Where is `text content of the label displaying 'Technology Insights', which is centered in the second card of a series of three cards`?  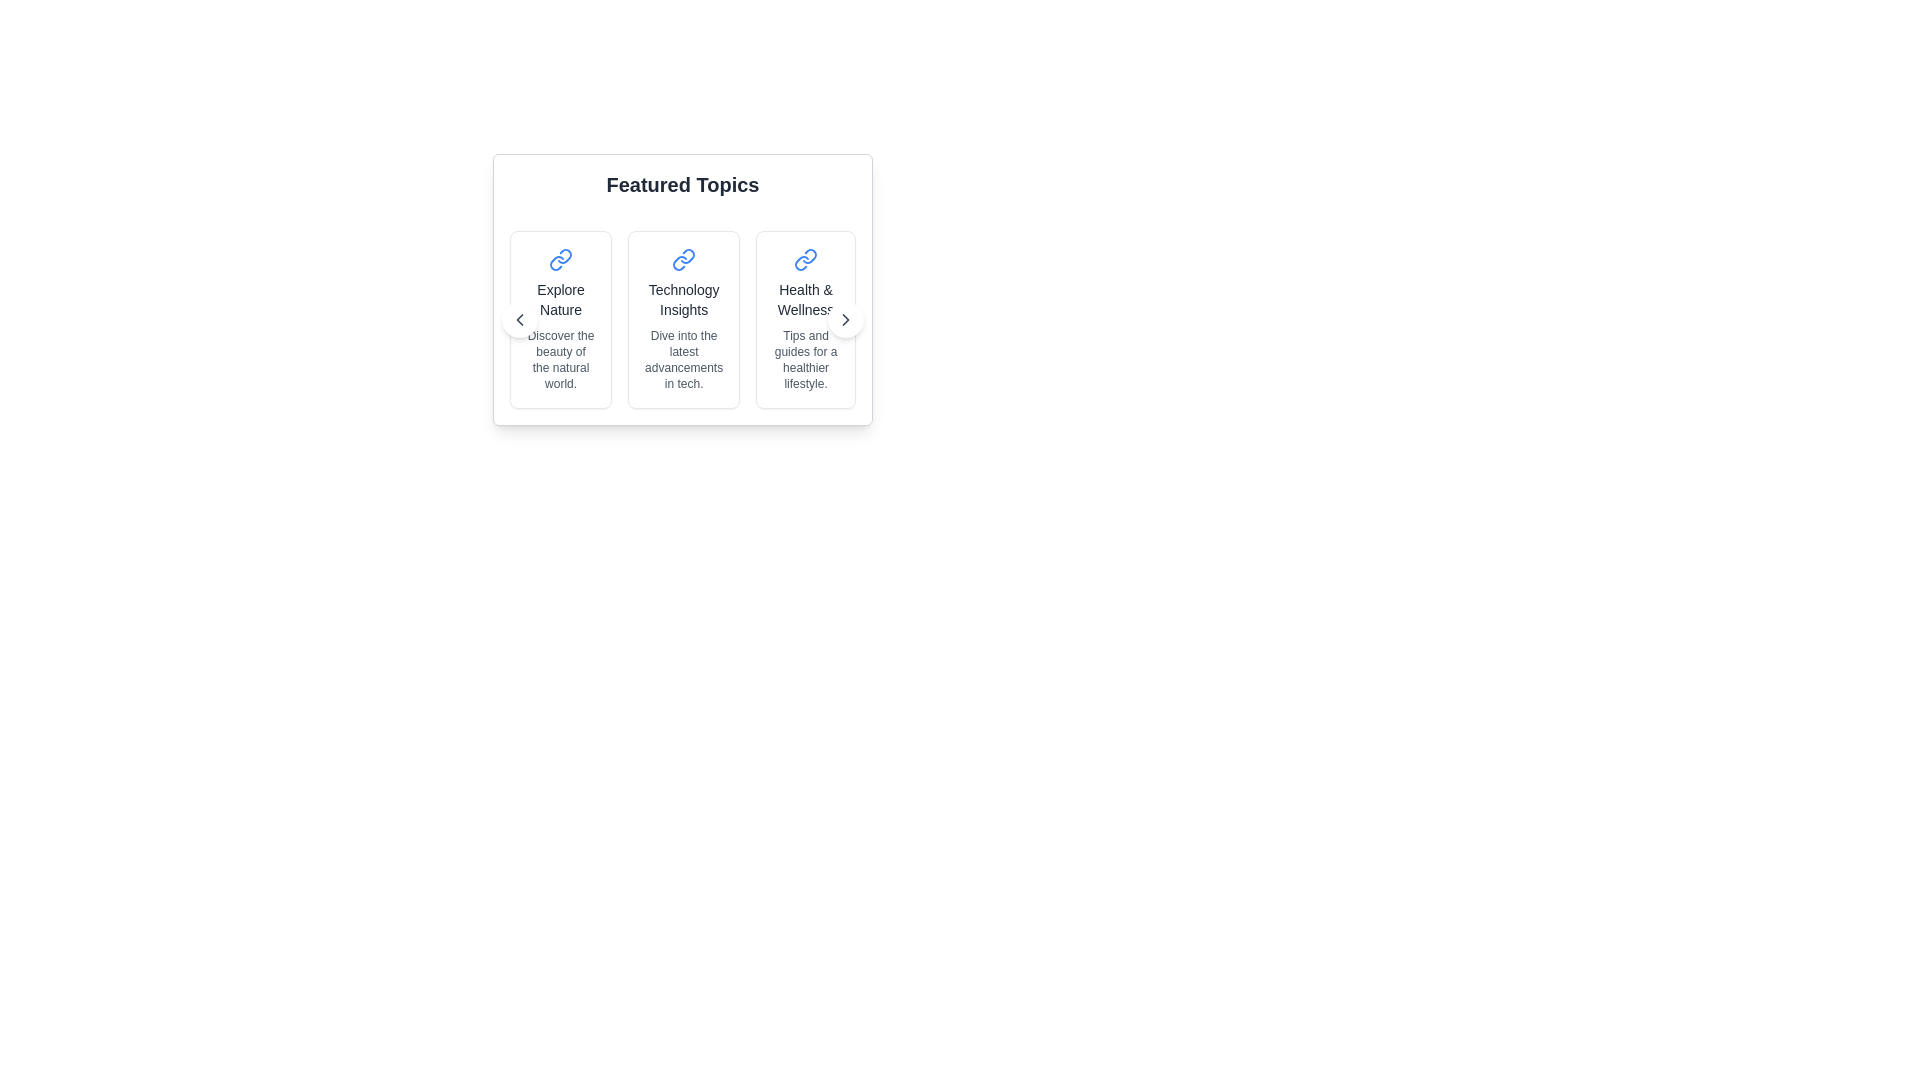 text content of the label displaying 'Technology Insights', which is centered in the second card of a series of three cards is located at coordinates (684, 300).